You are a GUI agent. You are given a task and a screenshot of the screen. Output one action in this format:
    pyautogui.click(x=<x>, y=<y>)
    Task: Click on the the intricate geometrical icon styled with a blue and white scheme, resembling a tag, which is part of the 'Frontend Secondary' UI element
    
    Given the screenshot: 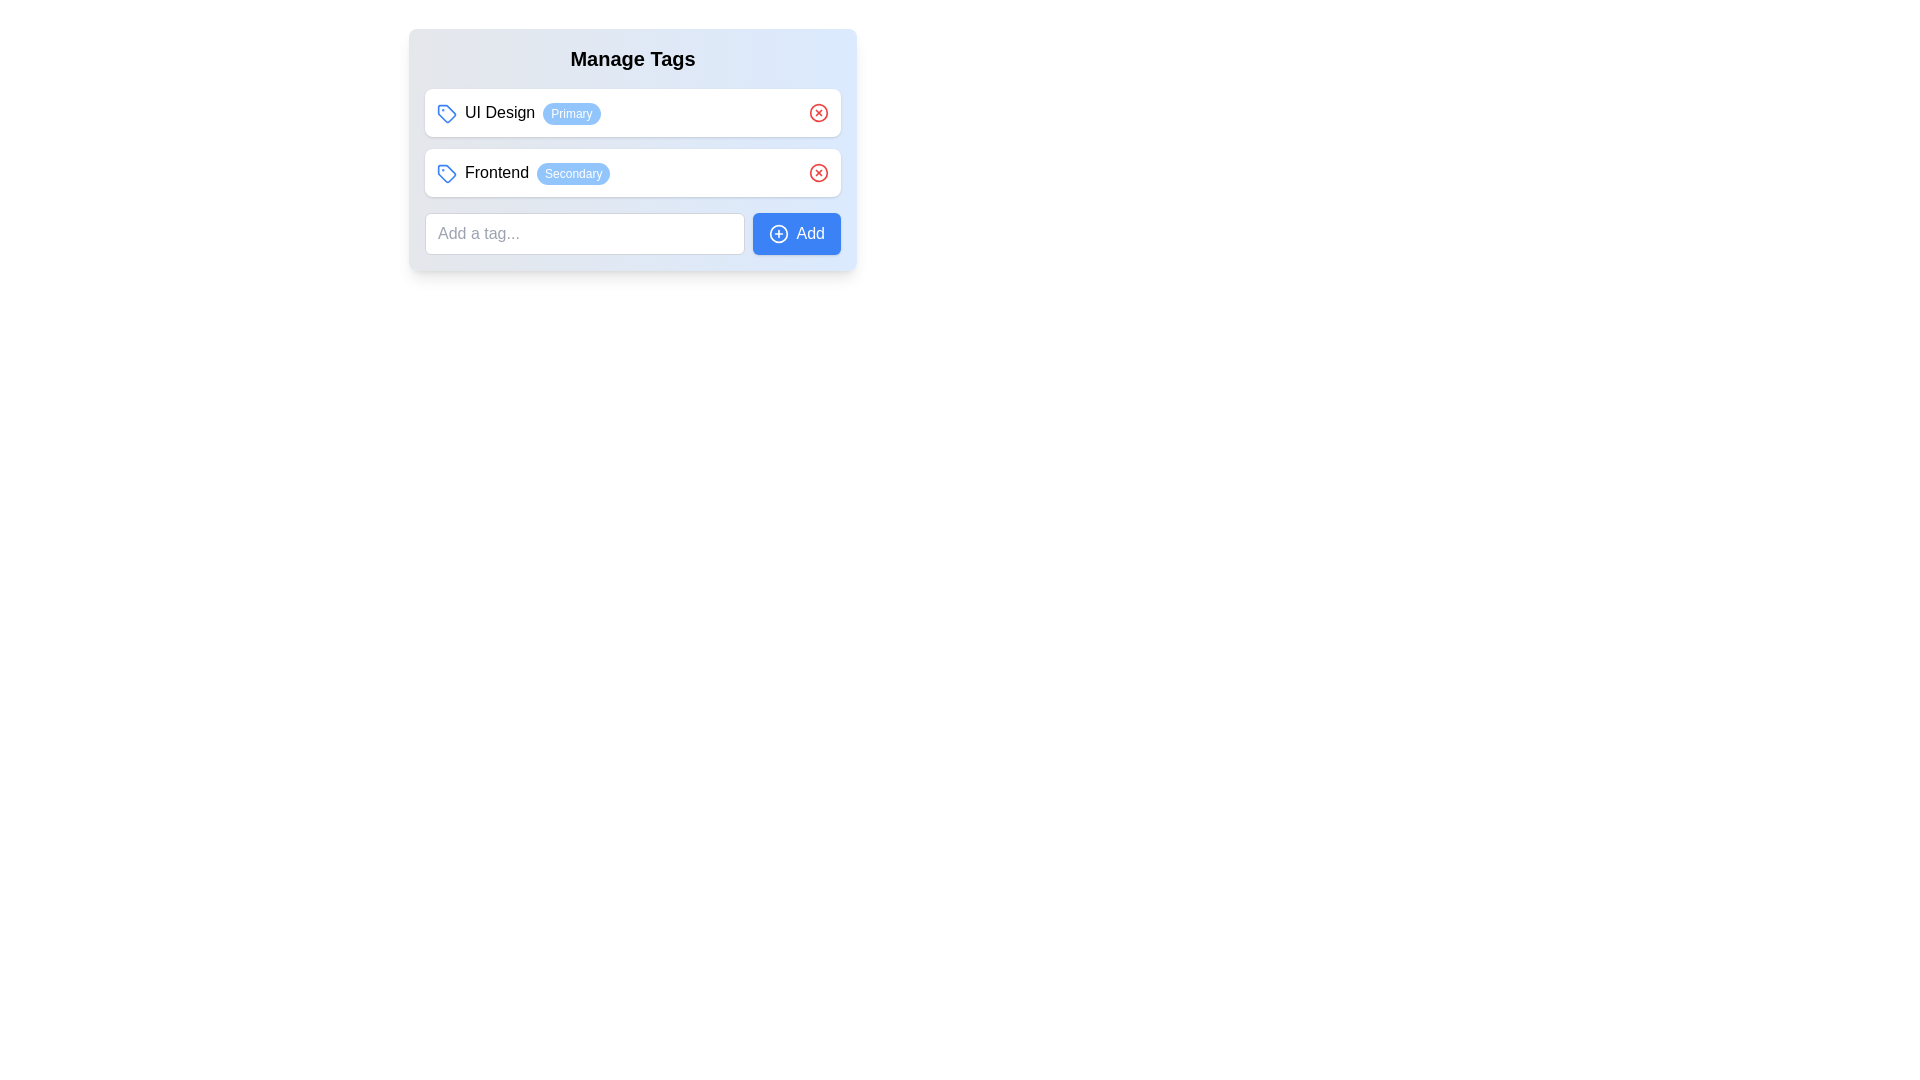 What is the action you would take?
    pyautogui.click(x=445, y=113)
    